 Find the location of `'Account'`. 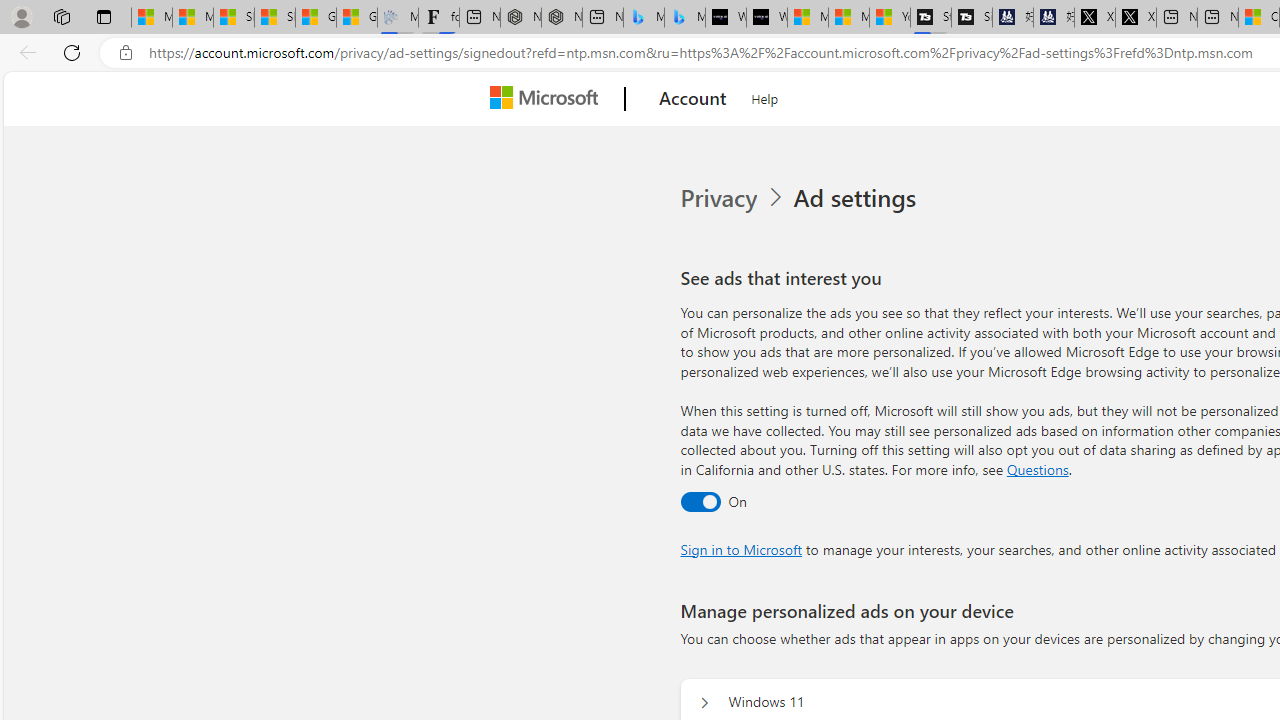

'Account' is located at coordinates (693, 99).